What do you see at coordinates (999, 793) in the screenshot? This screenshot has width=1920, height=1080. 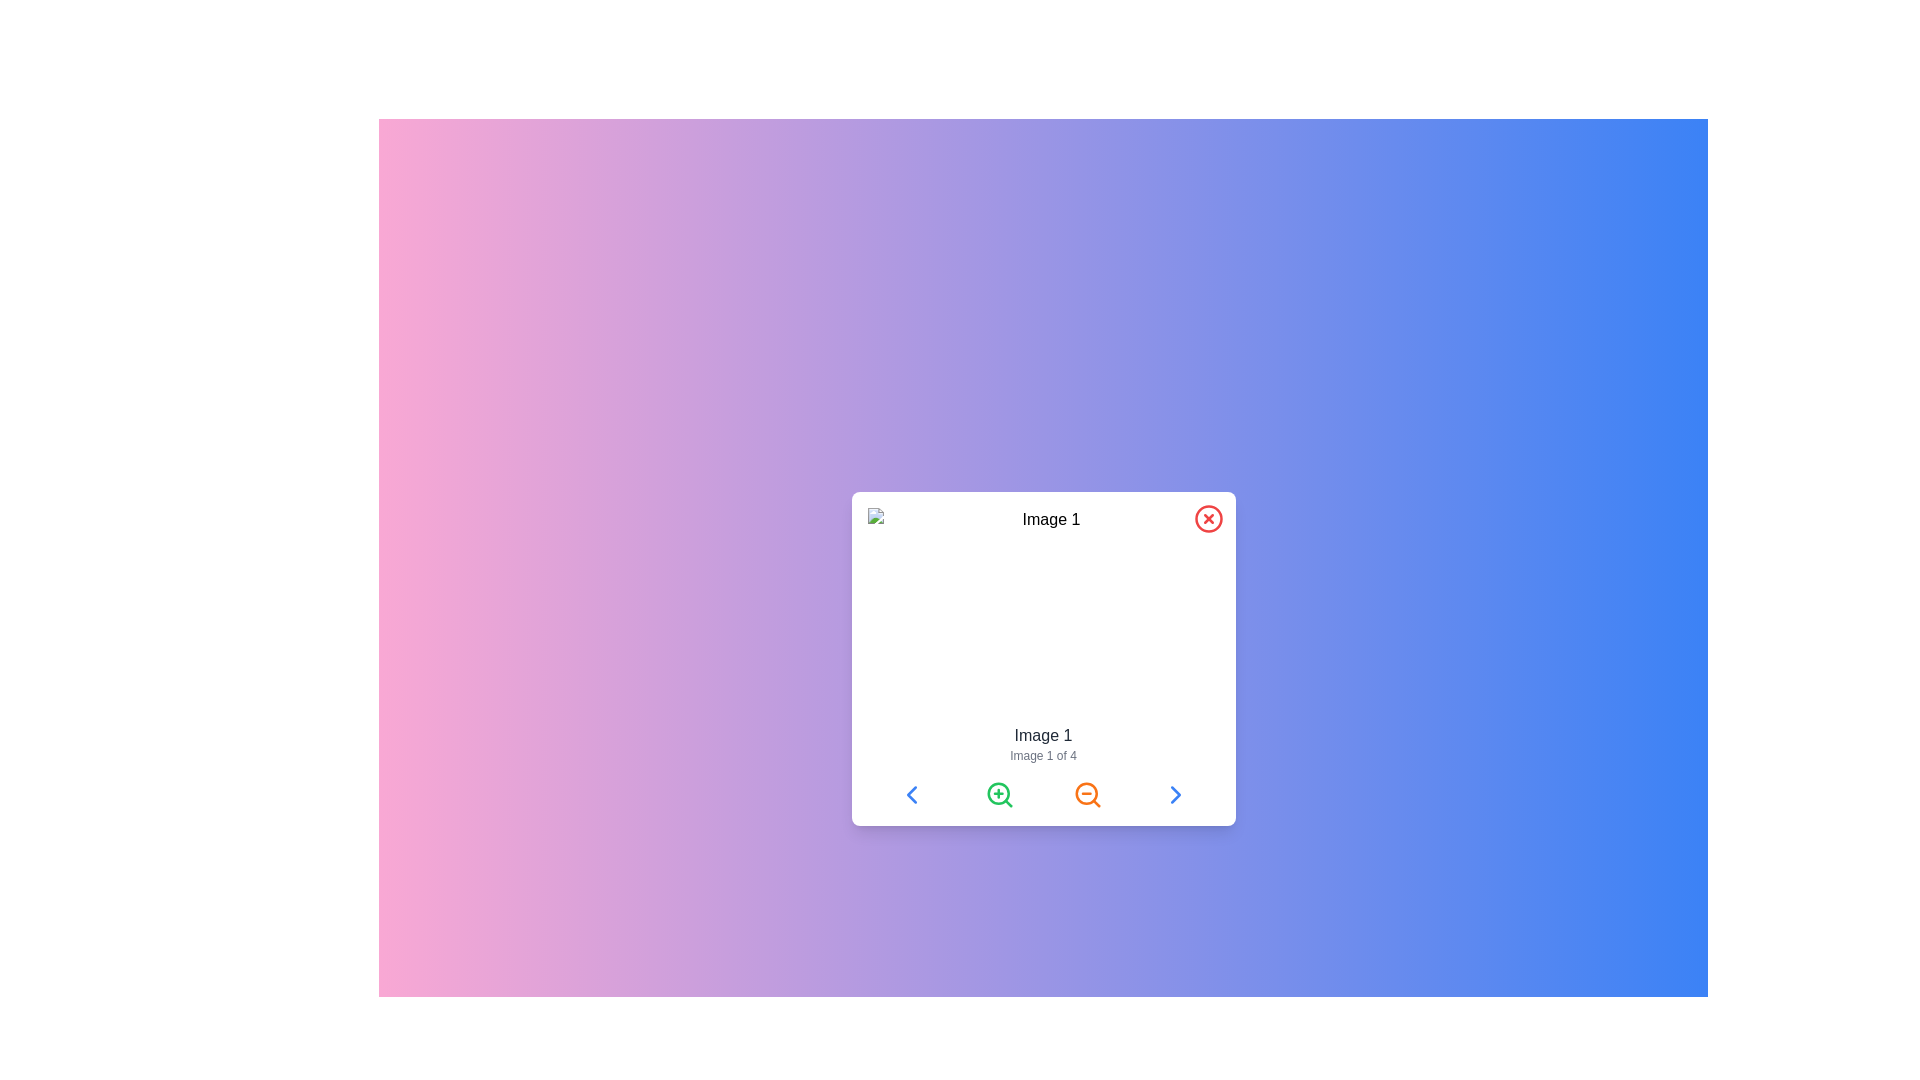 I see `the zoom-in button which resembles a magnifying glass icon with a green color and a plus sign inside it, located centrally towards the bottom of the dialog box` at bounding box center [999, 793].